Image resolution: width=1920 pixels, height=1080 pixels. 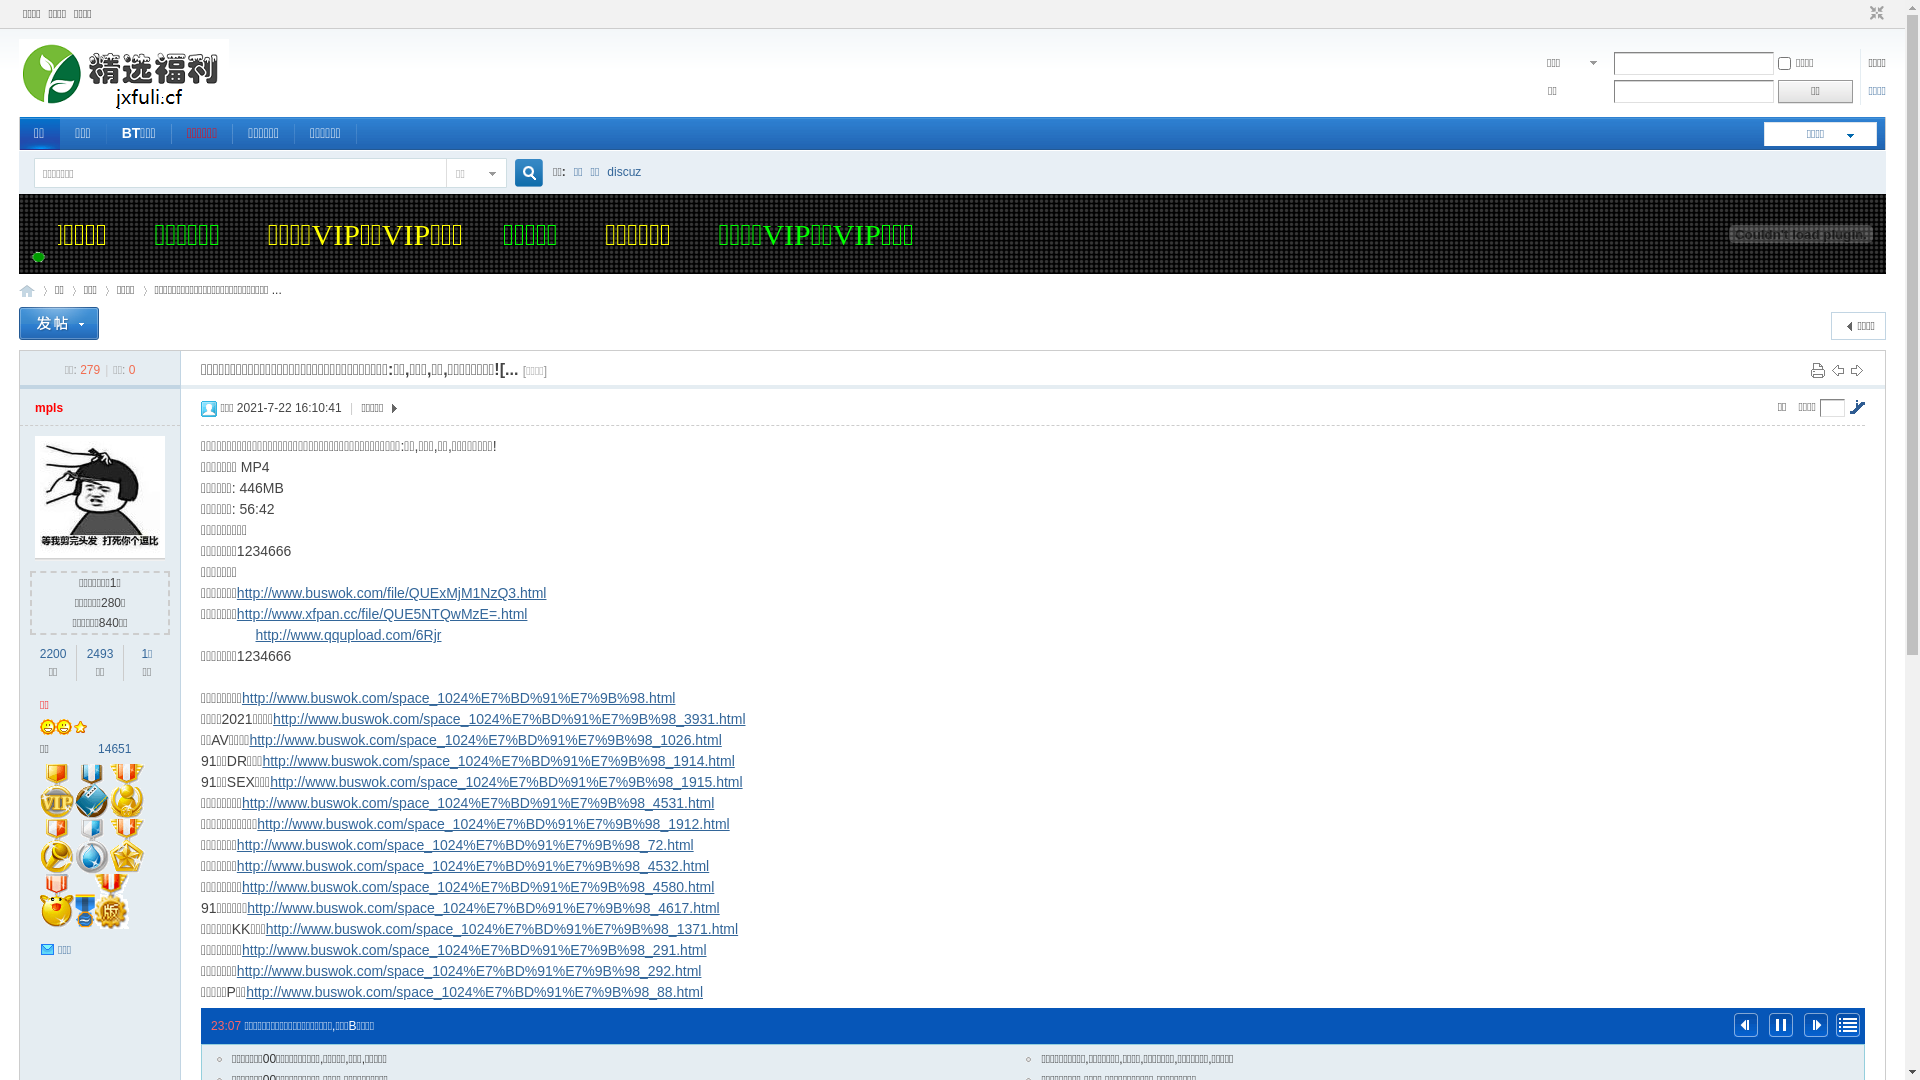 I want to click on 'http://www.buswok.com/space_1024%E7%BD%91%E7%9B%98_4532.html', so click(x=472, y=865).